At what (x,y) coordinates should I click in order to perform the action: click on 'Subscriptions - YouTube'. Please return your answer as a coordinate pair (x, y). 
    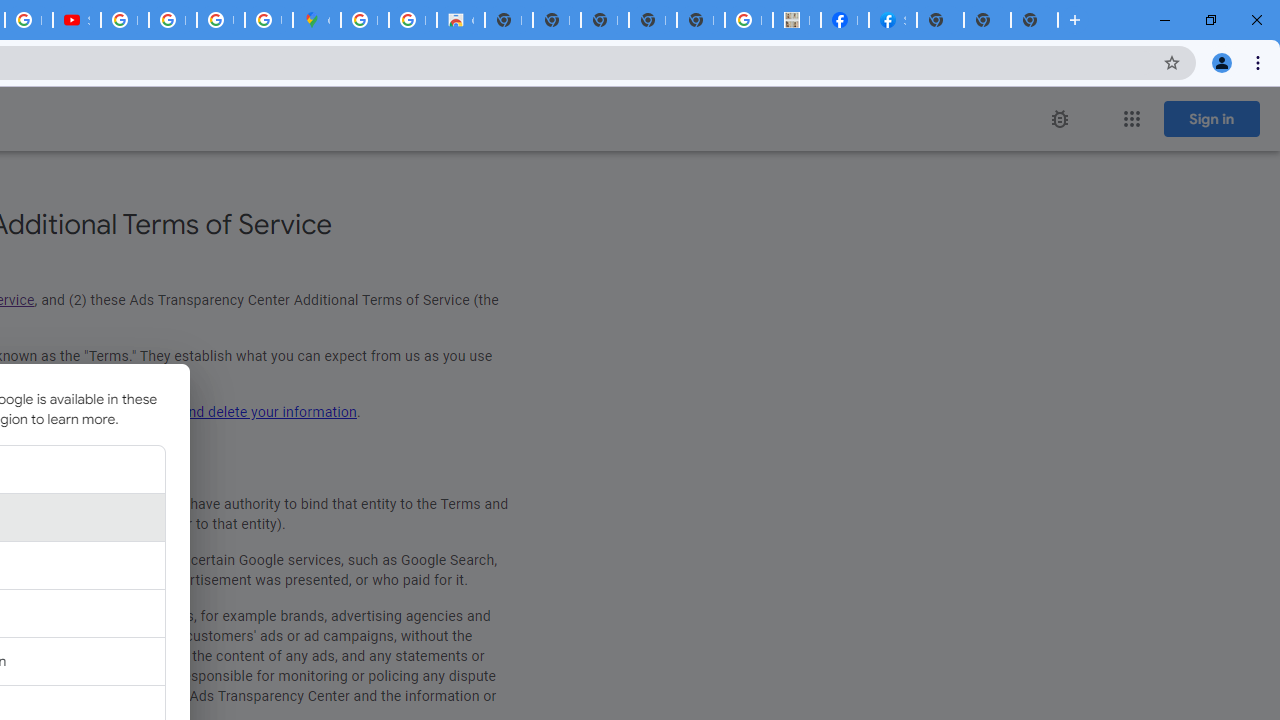
    Looking at the image, I should click on (76, 20).